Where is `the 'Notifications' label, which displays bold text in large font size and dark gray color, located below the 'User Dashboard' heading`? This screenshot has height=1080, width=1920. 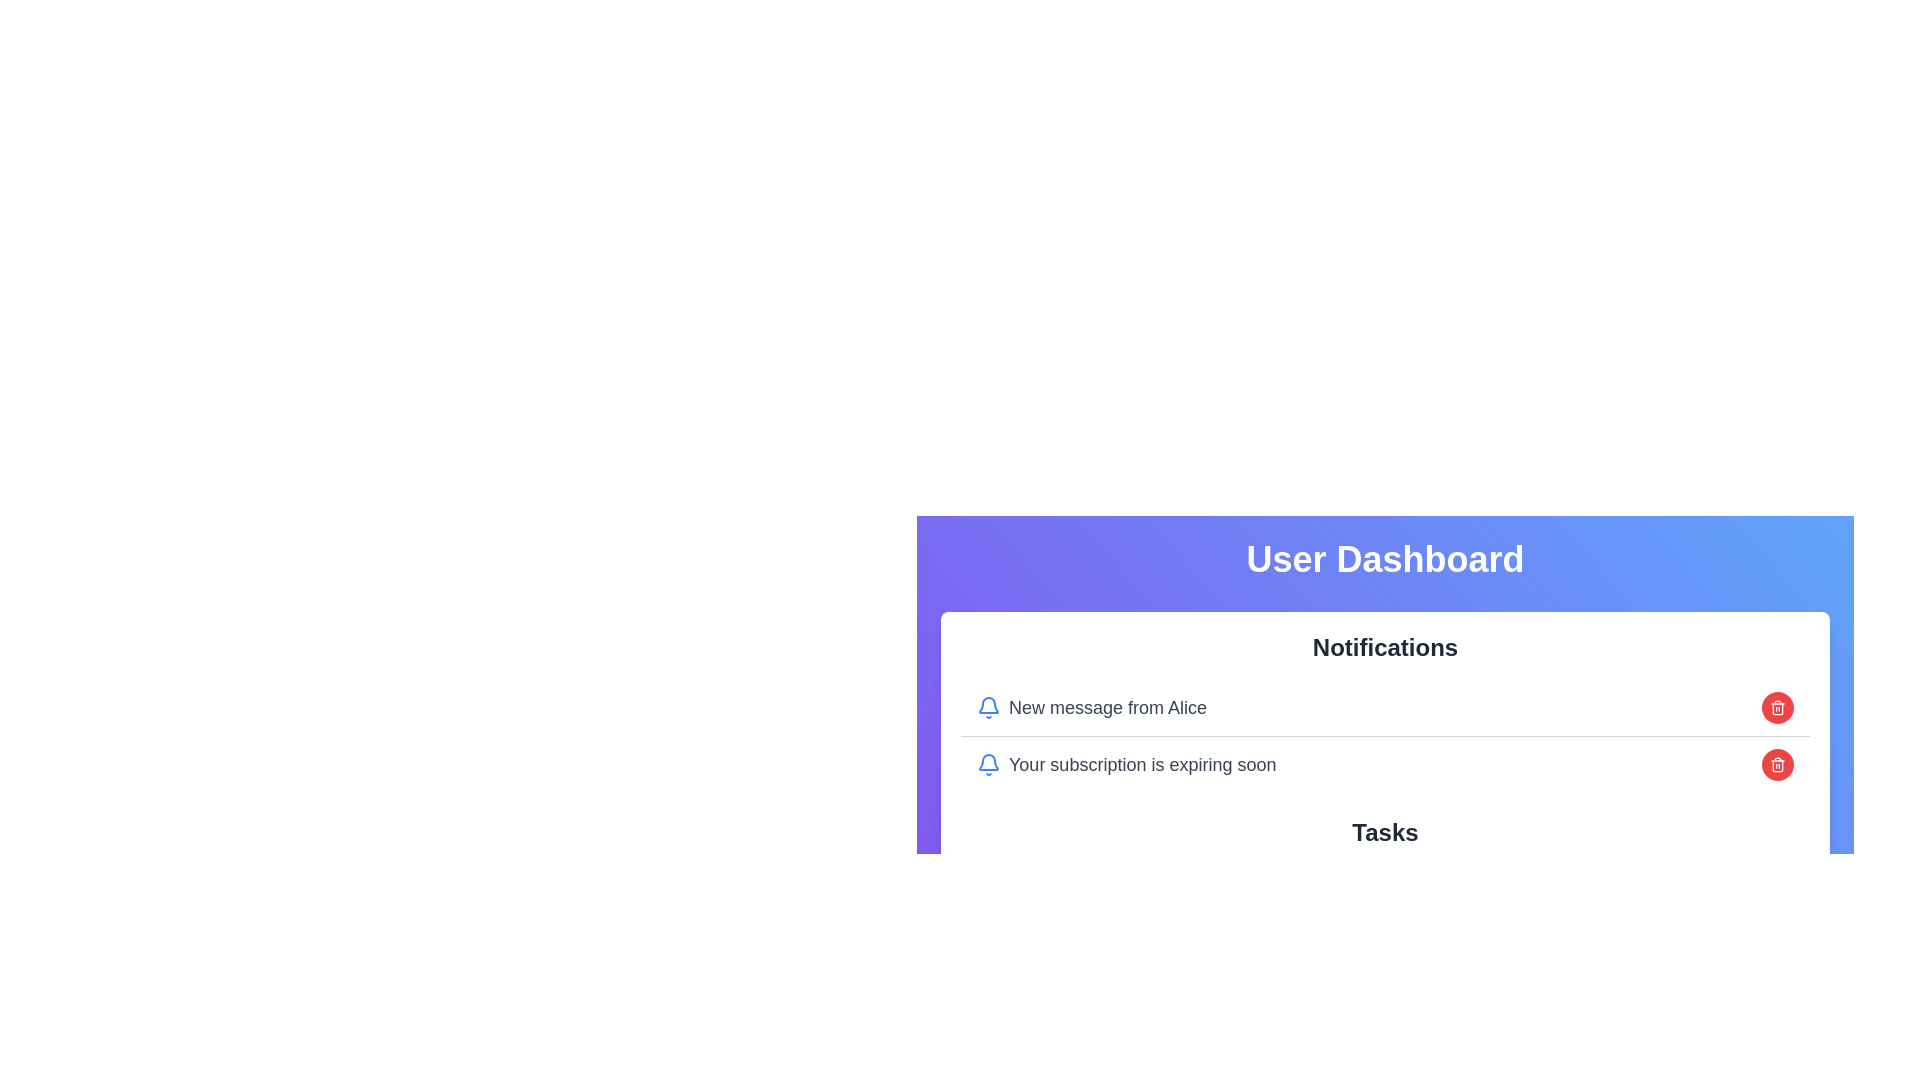
the 'Notifications' label, which displays bold text in large font size and dark gray color, located below the 'User Dashboard' heading is located at coordinates (1384, 648).